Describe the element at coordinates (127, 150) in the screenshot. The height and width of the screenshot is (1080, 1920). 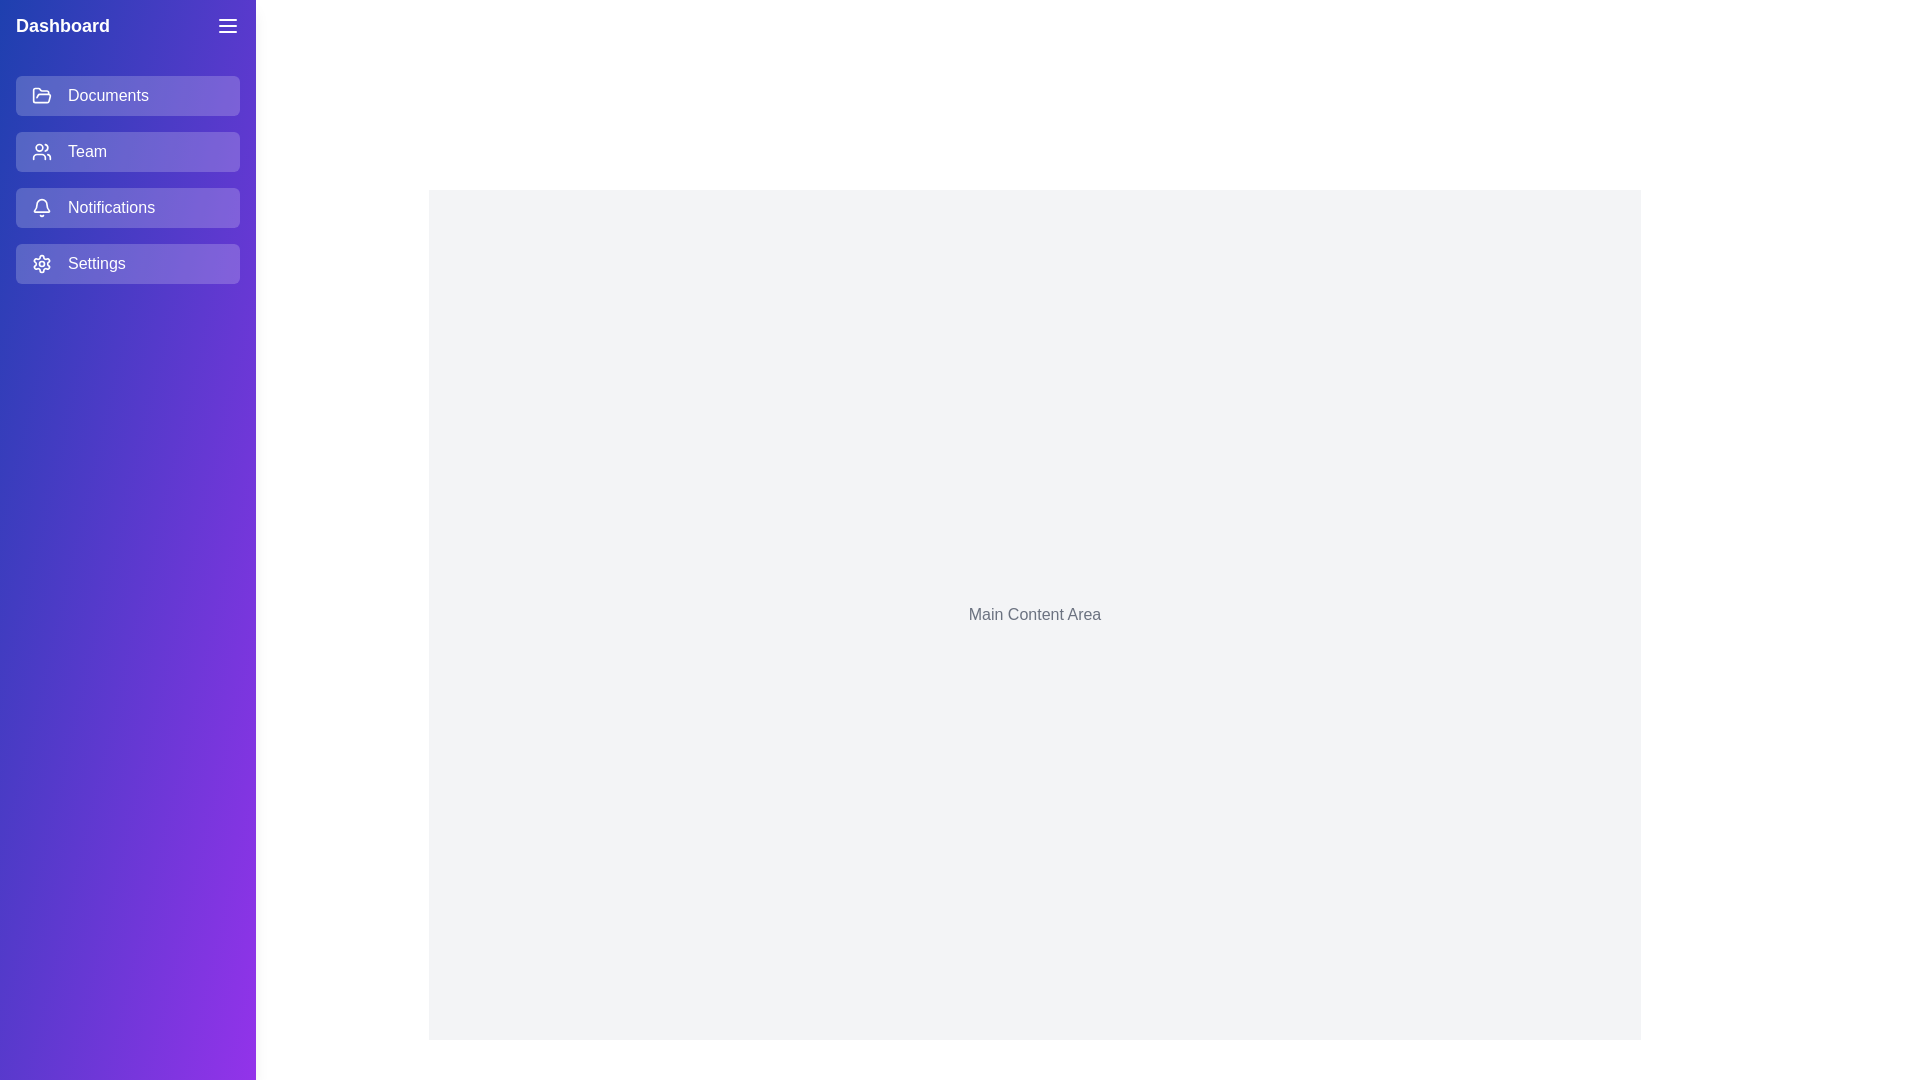
I see `the menu item Team from the list` at that location.